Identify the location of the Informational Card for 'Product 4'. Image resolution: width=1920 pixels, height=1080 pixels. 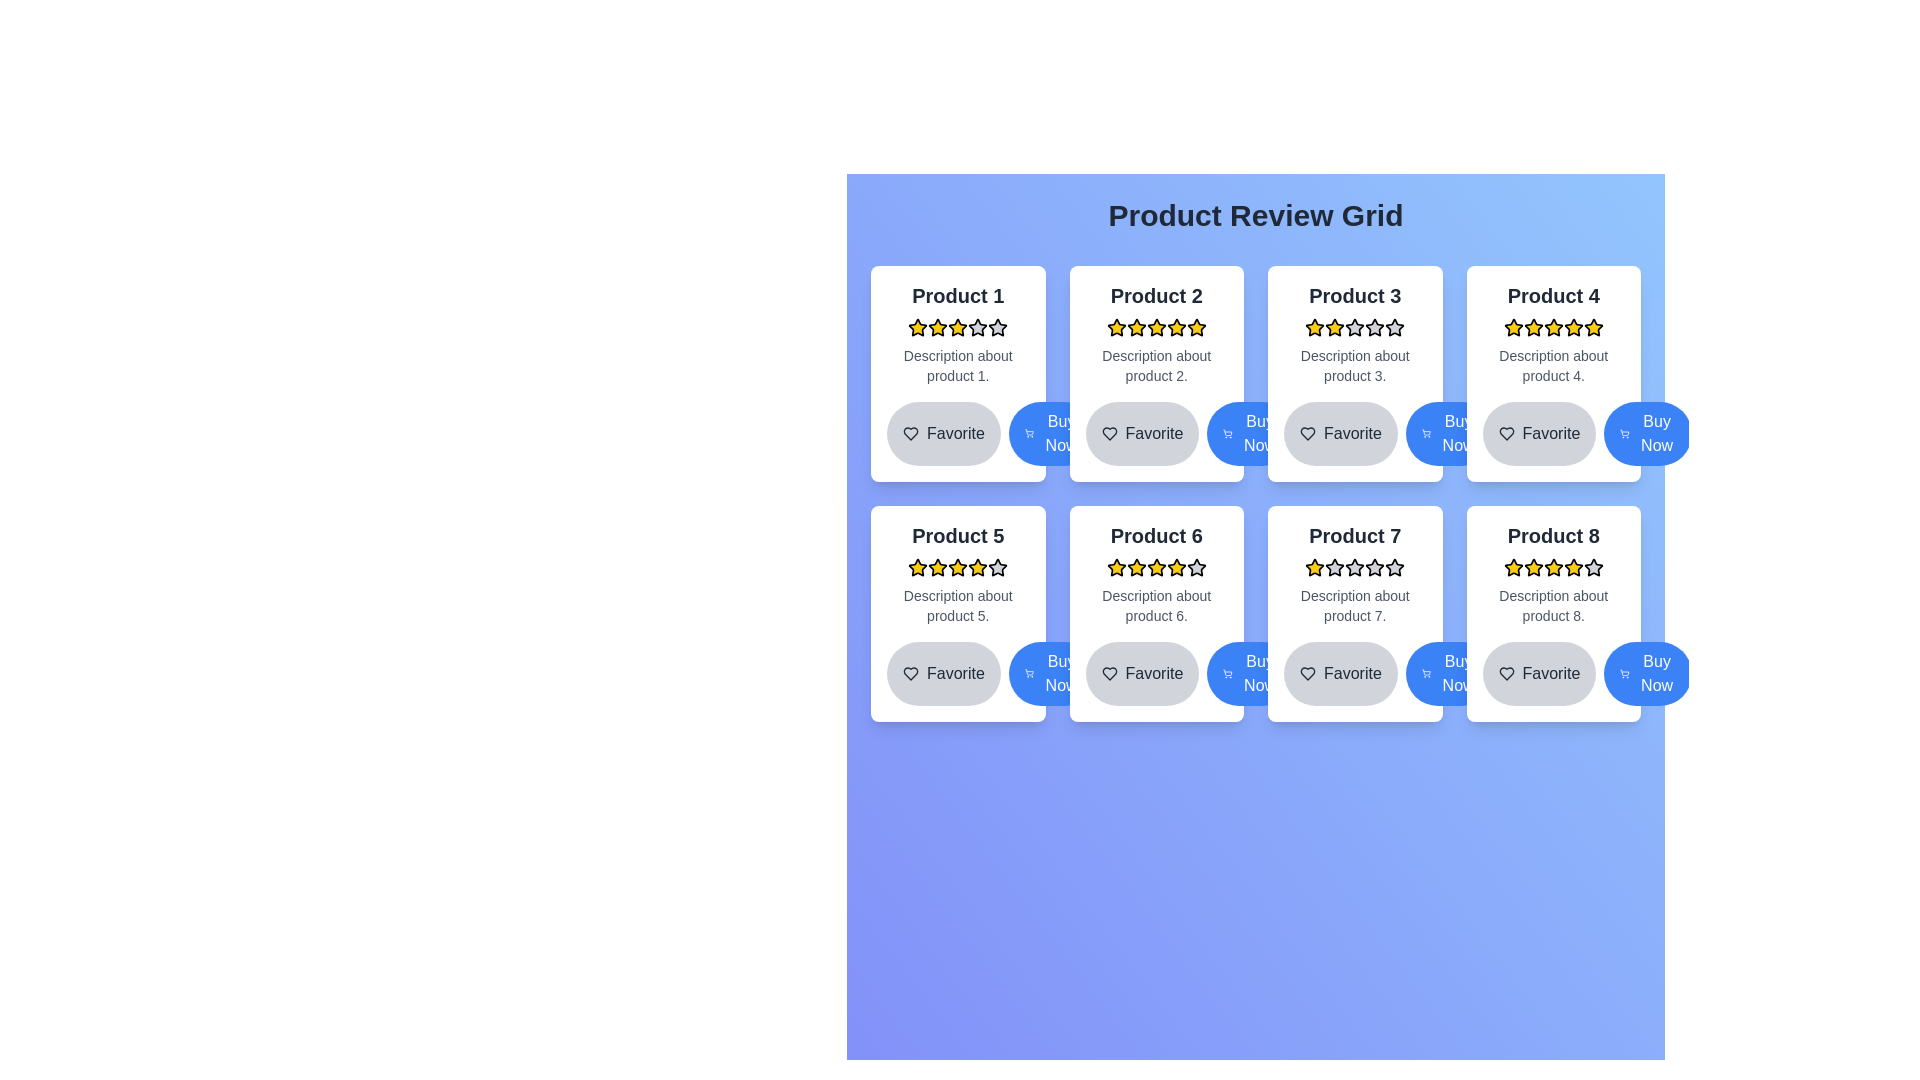
(1552, 333).